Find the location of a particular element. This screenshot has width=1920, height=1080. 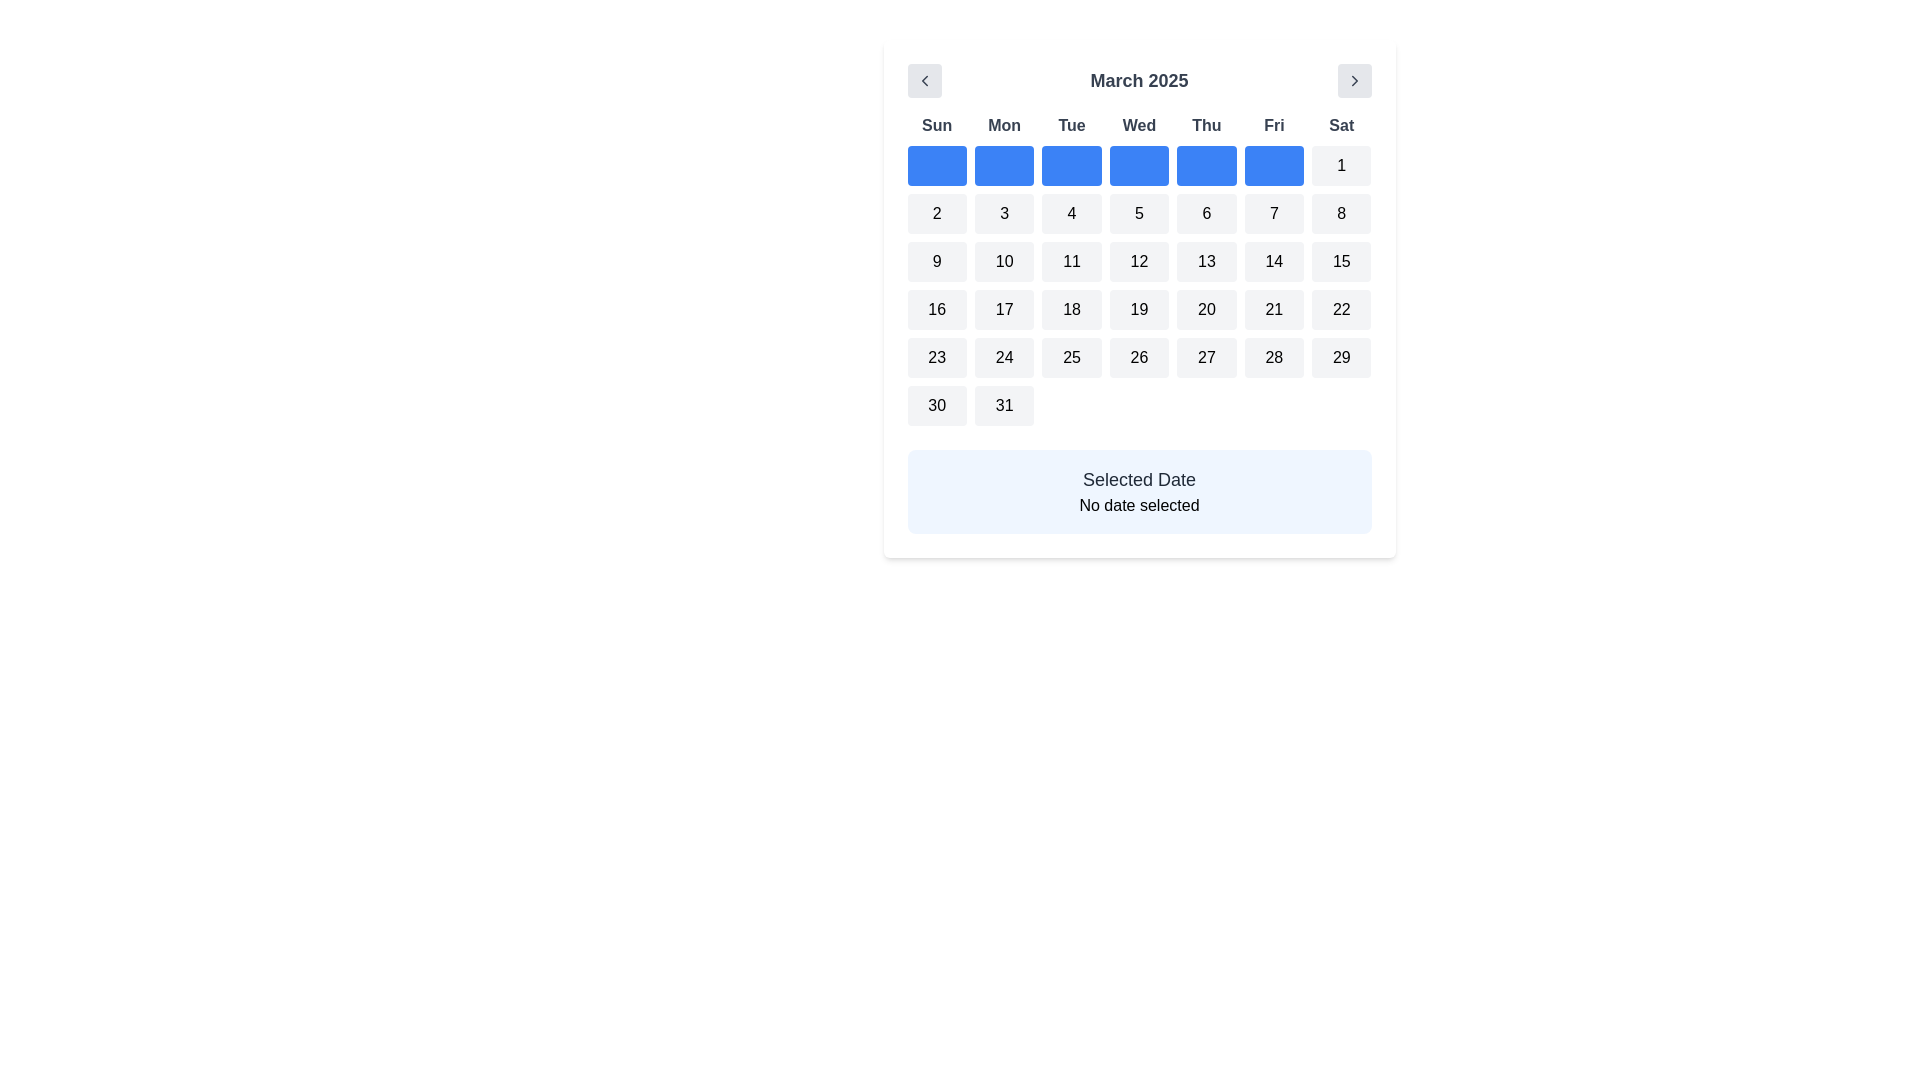

the selectable date button located in the third row and the seventh column of the calendar widget is located at coordinates (1341, 213).